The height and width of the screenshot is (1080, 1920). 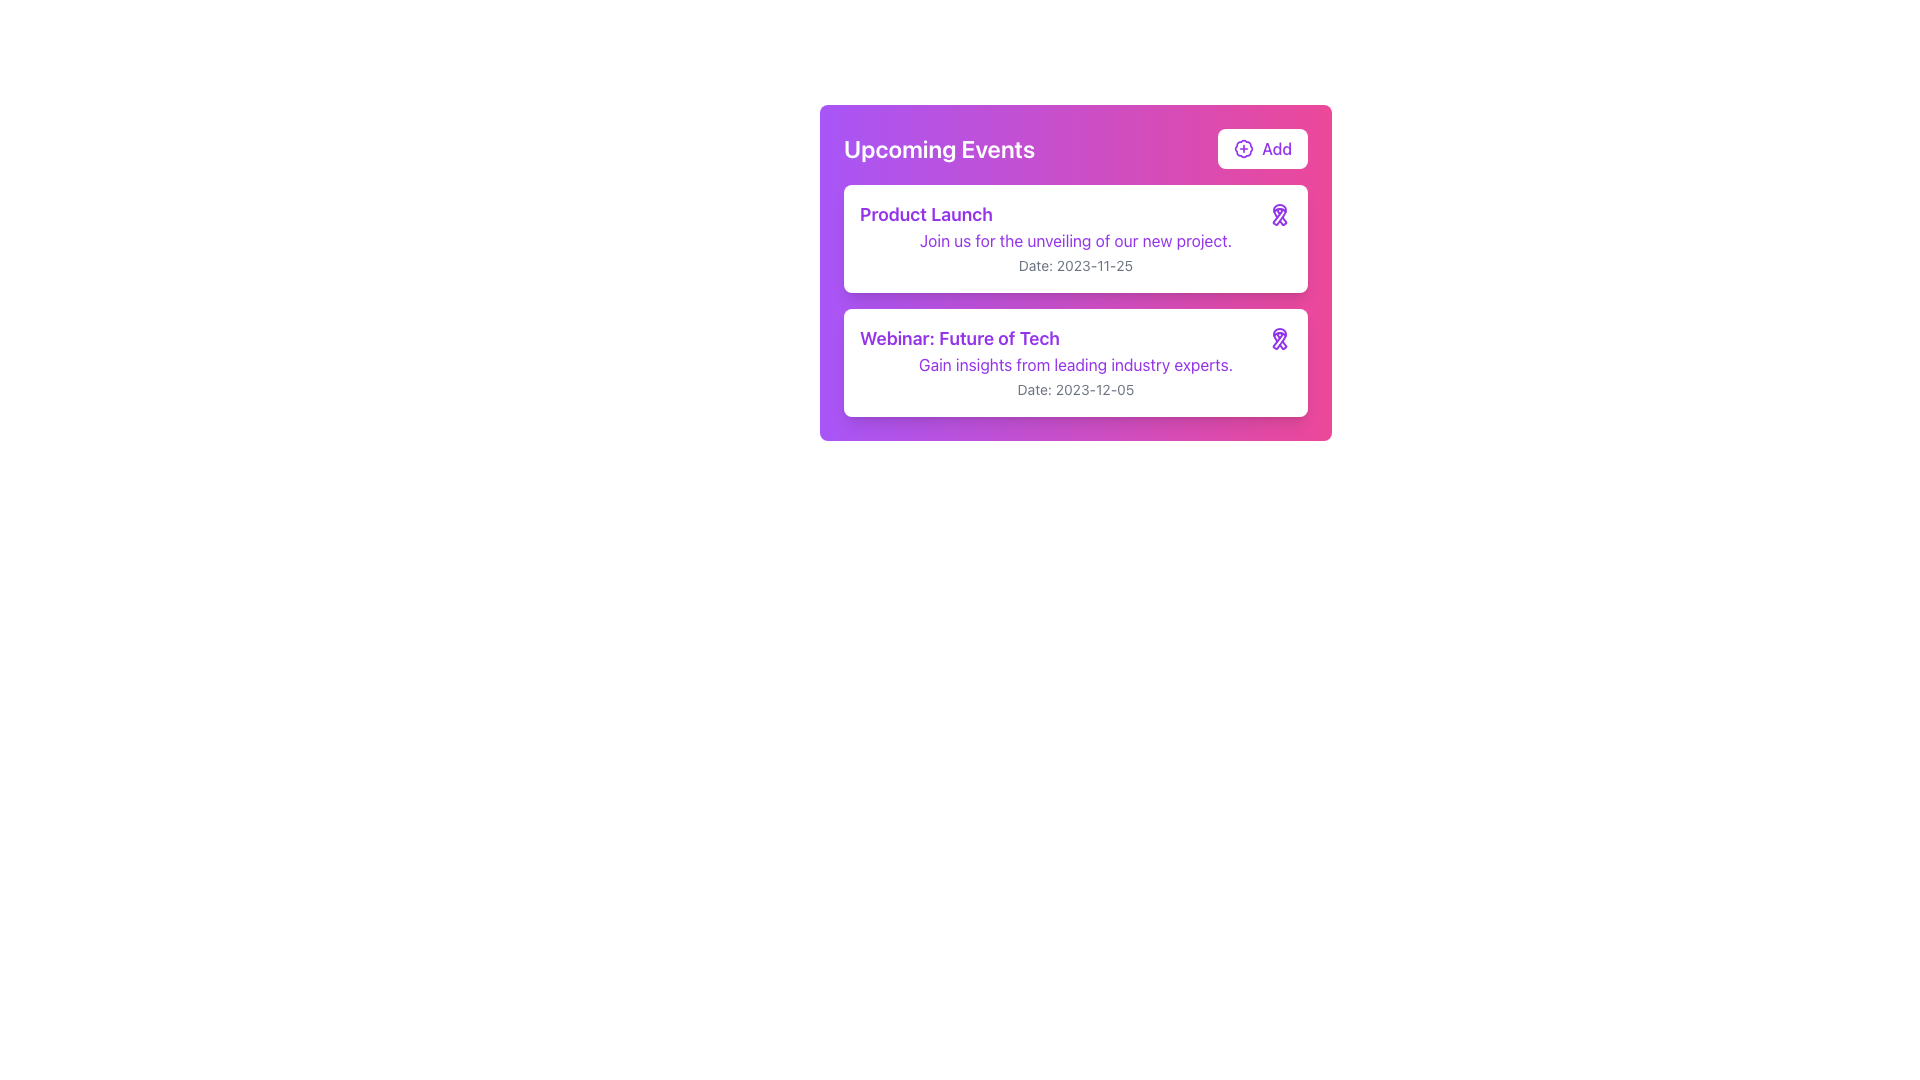 I want to click on the informational text label displaying the date of the event, located below the description text in the 'Product Launch' card, so click(x=1074, y=264).